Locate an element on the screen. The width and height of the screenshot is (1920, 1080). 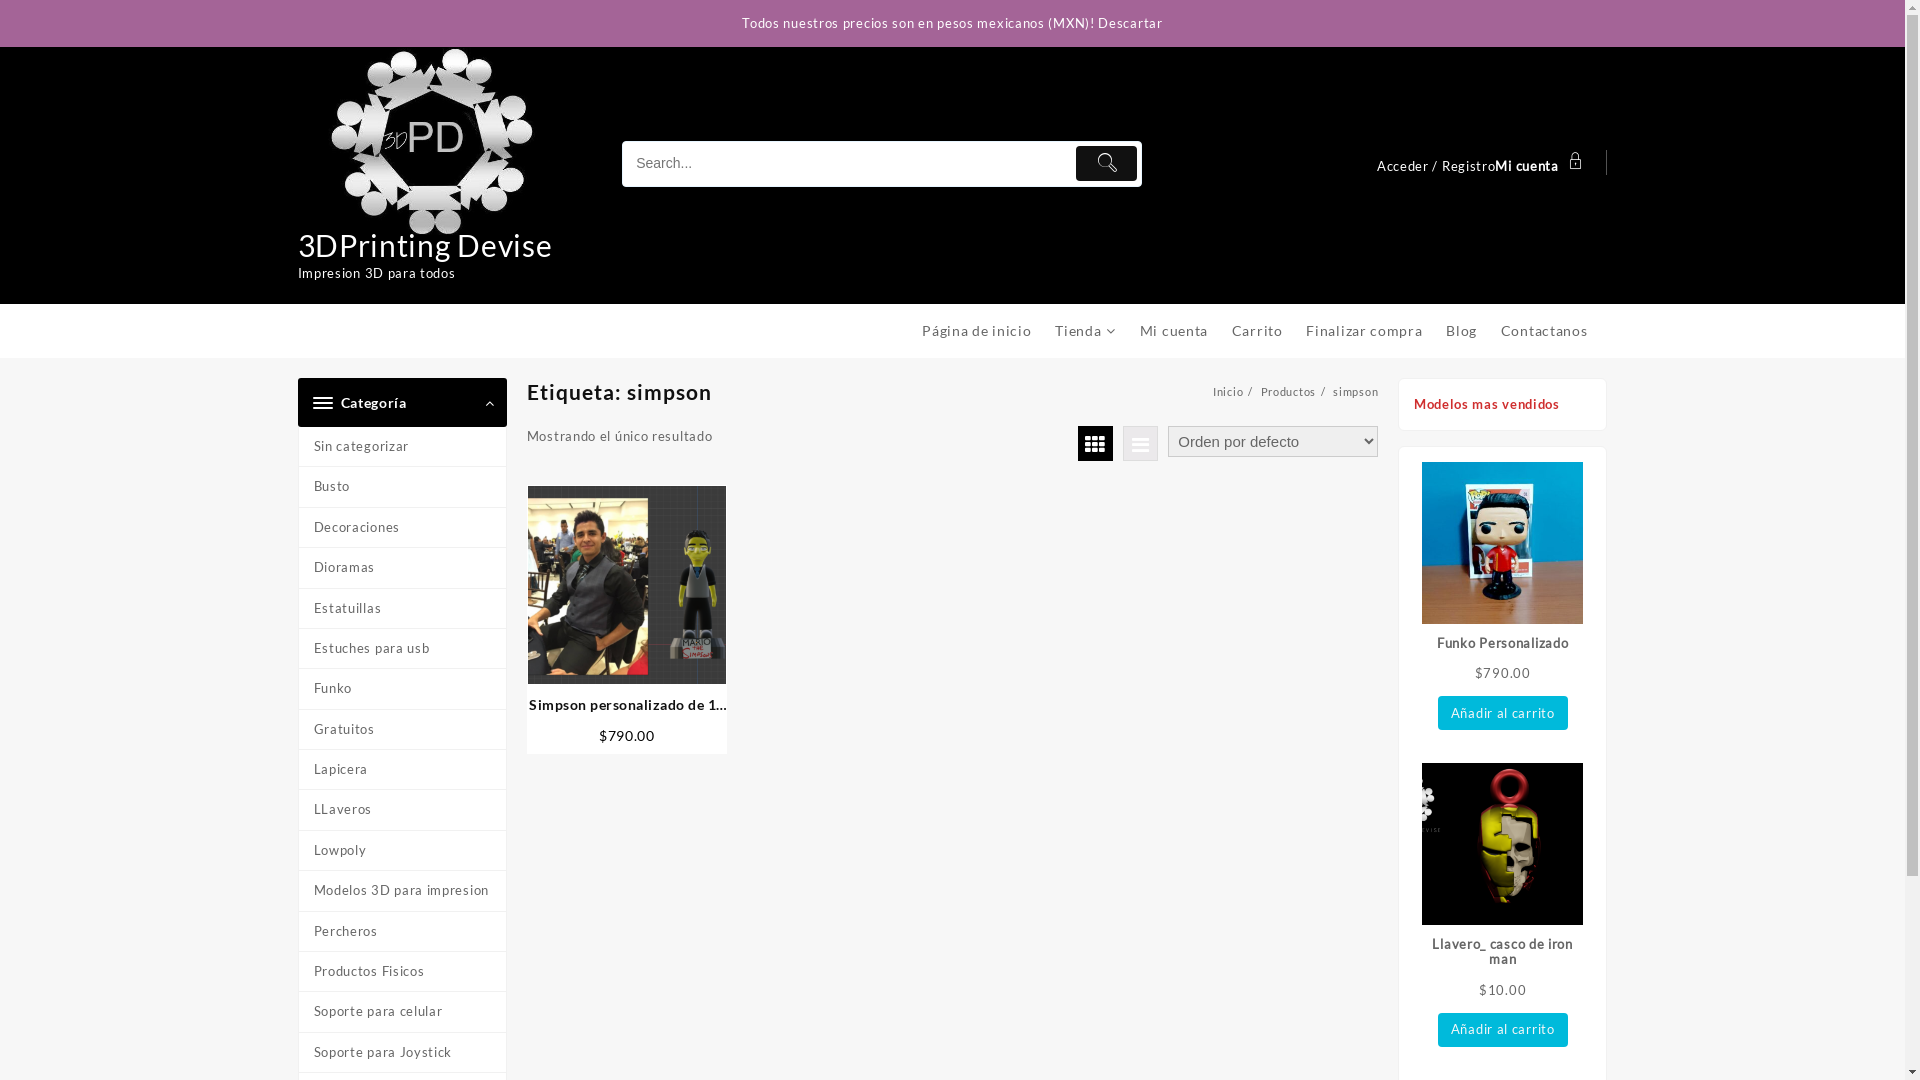
'Carrito' is located at coordinates (1266, 329).